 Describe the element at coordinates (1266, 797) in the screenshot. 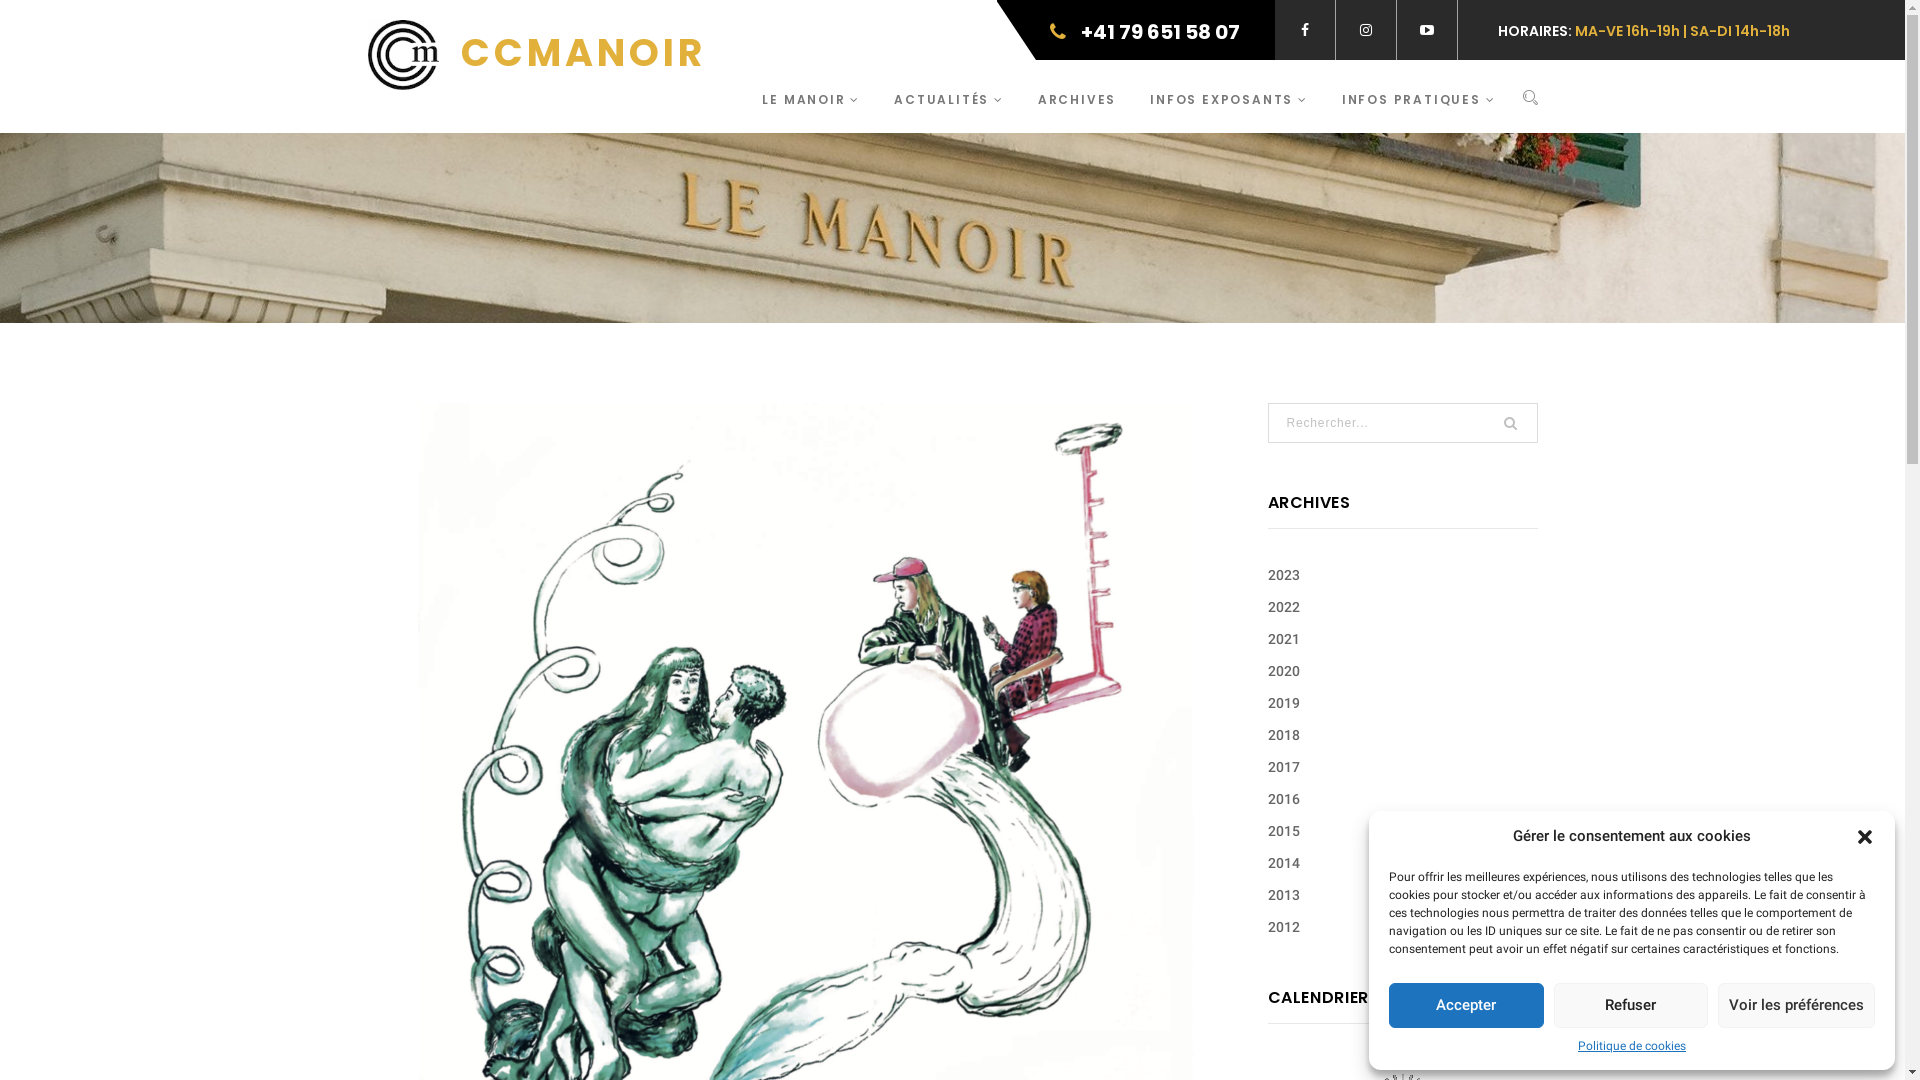

I see `'2016'` at that location.